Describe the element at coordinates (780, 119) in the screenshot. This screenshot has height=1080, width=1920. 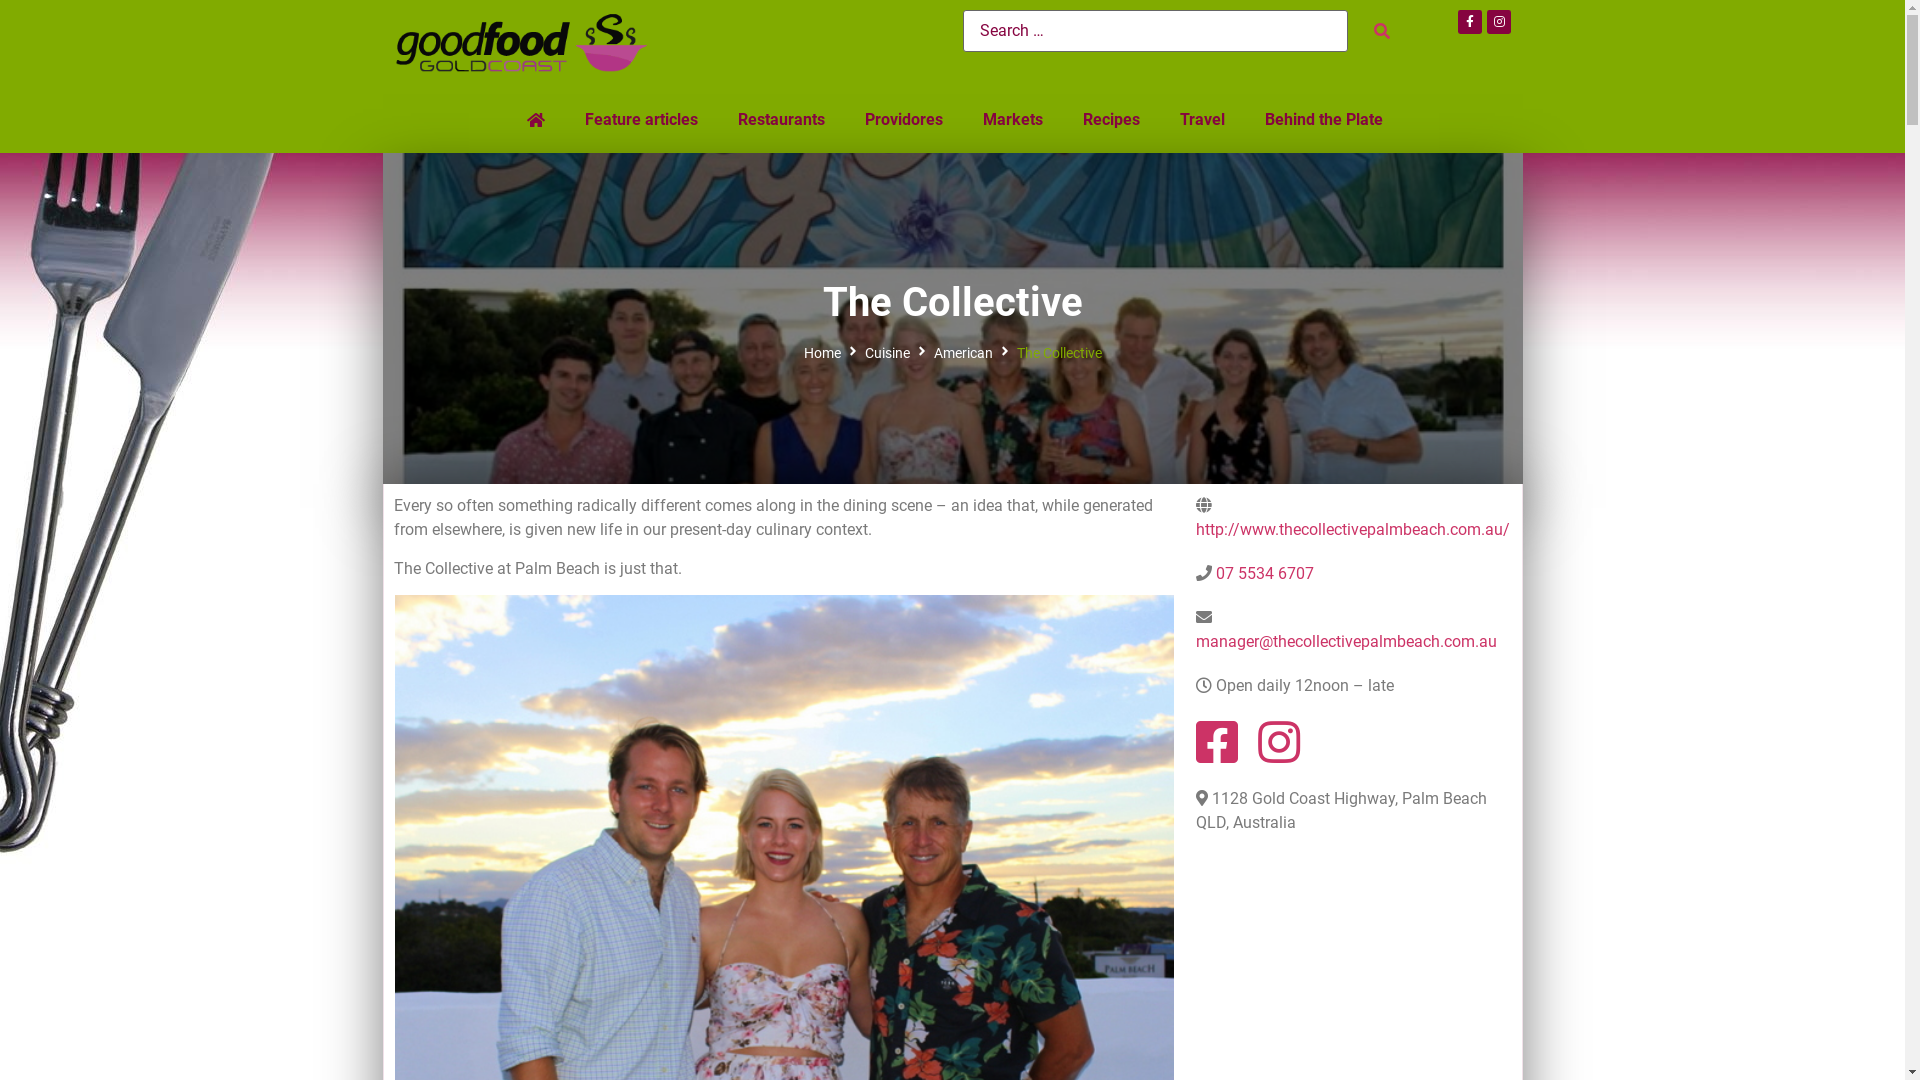
I see `'Restaurants'` at that location.